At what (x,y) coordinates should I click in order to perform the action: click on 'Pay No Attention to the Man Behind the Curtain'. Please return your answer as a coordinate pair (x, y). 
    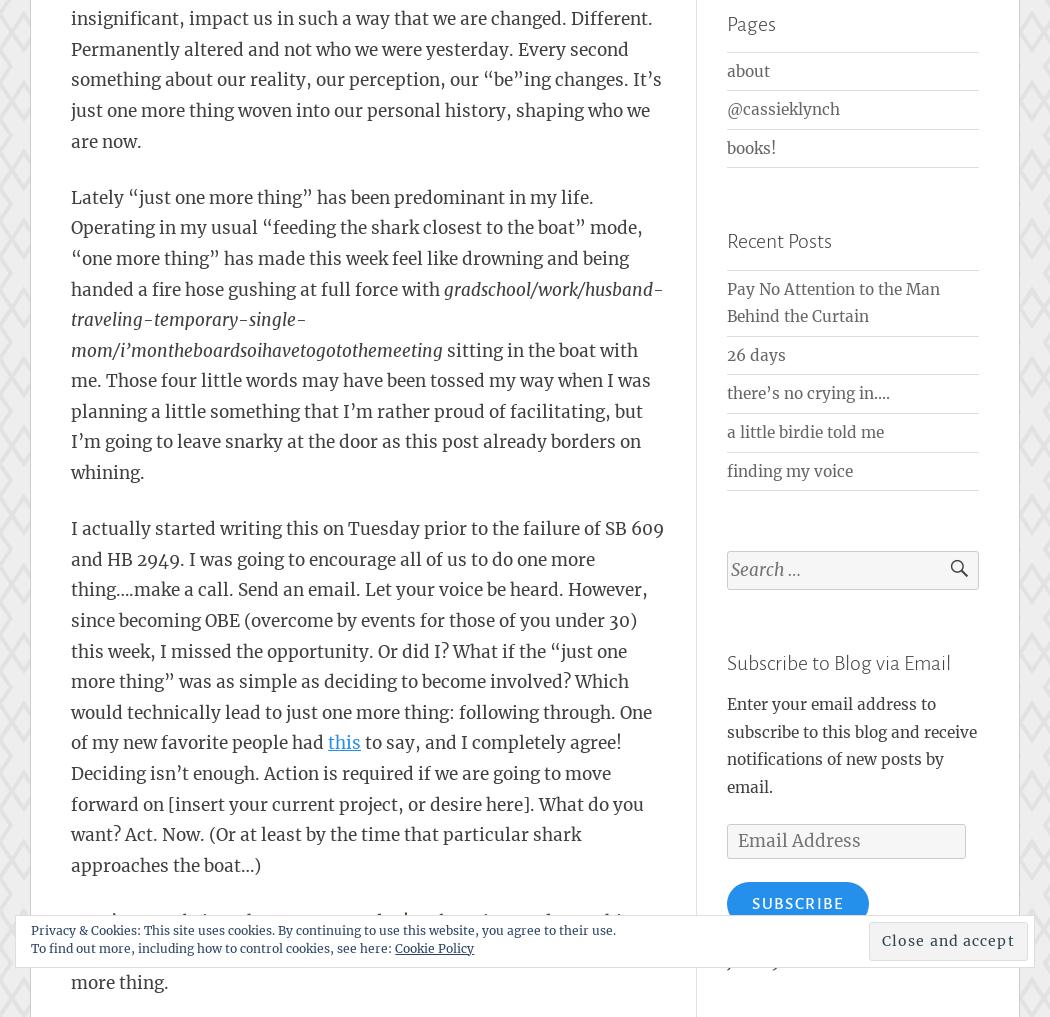
    Looking at the image, I should click on (726, 302).